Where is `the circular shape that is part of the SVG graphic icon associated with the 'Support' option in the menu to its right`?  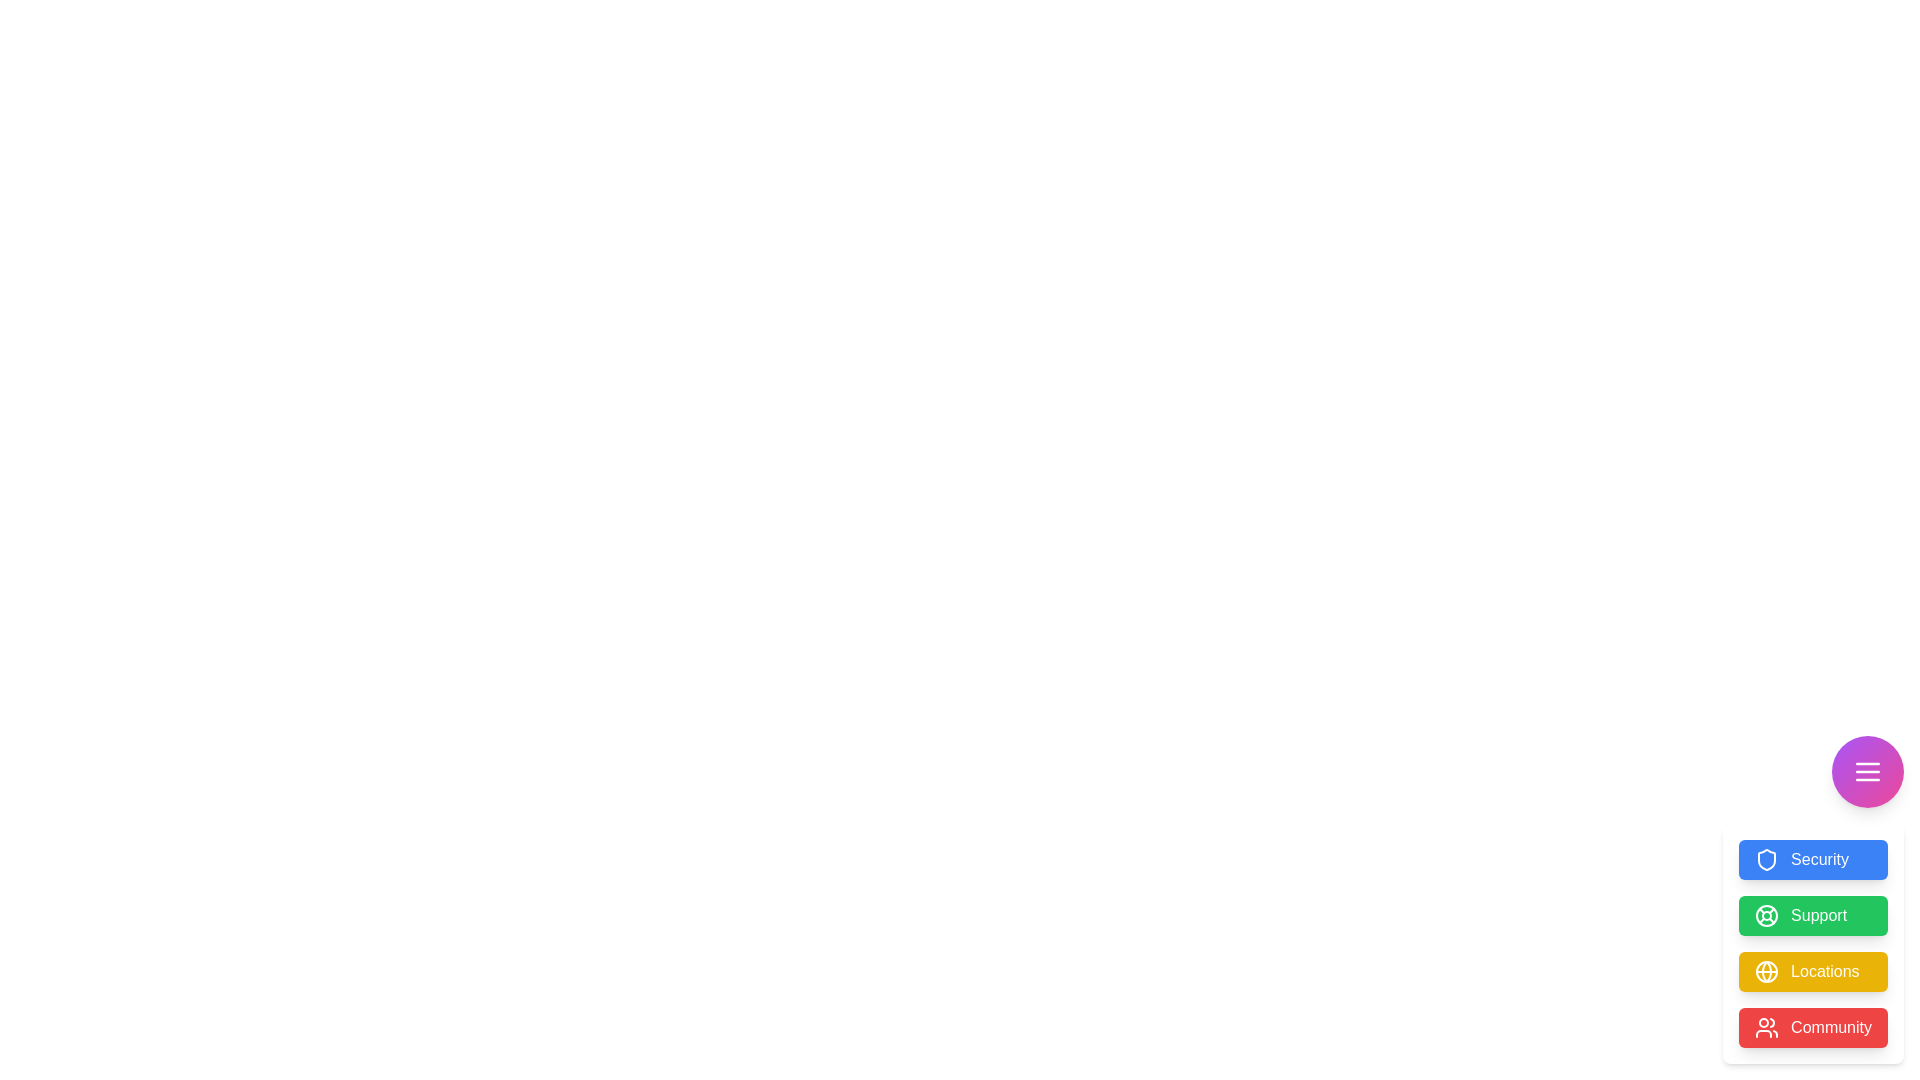 the circular shape that is part of the SVG graphic icon associated with the 'Support' option in the menu to its right is located at coordinates (1767, 915).